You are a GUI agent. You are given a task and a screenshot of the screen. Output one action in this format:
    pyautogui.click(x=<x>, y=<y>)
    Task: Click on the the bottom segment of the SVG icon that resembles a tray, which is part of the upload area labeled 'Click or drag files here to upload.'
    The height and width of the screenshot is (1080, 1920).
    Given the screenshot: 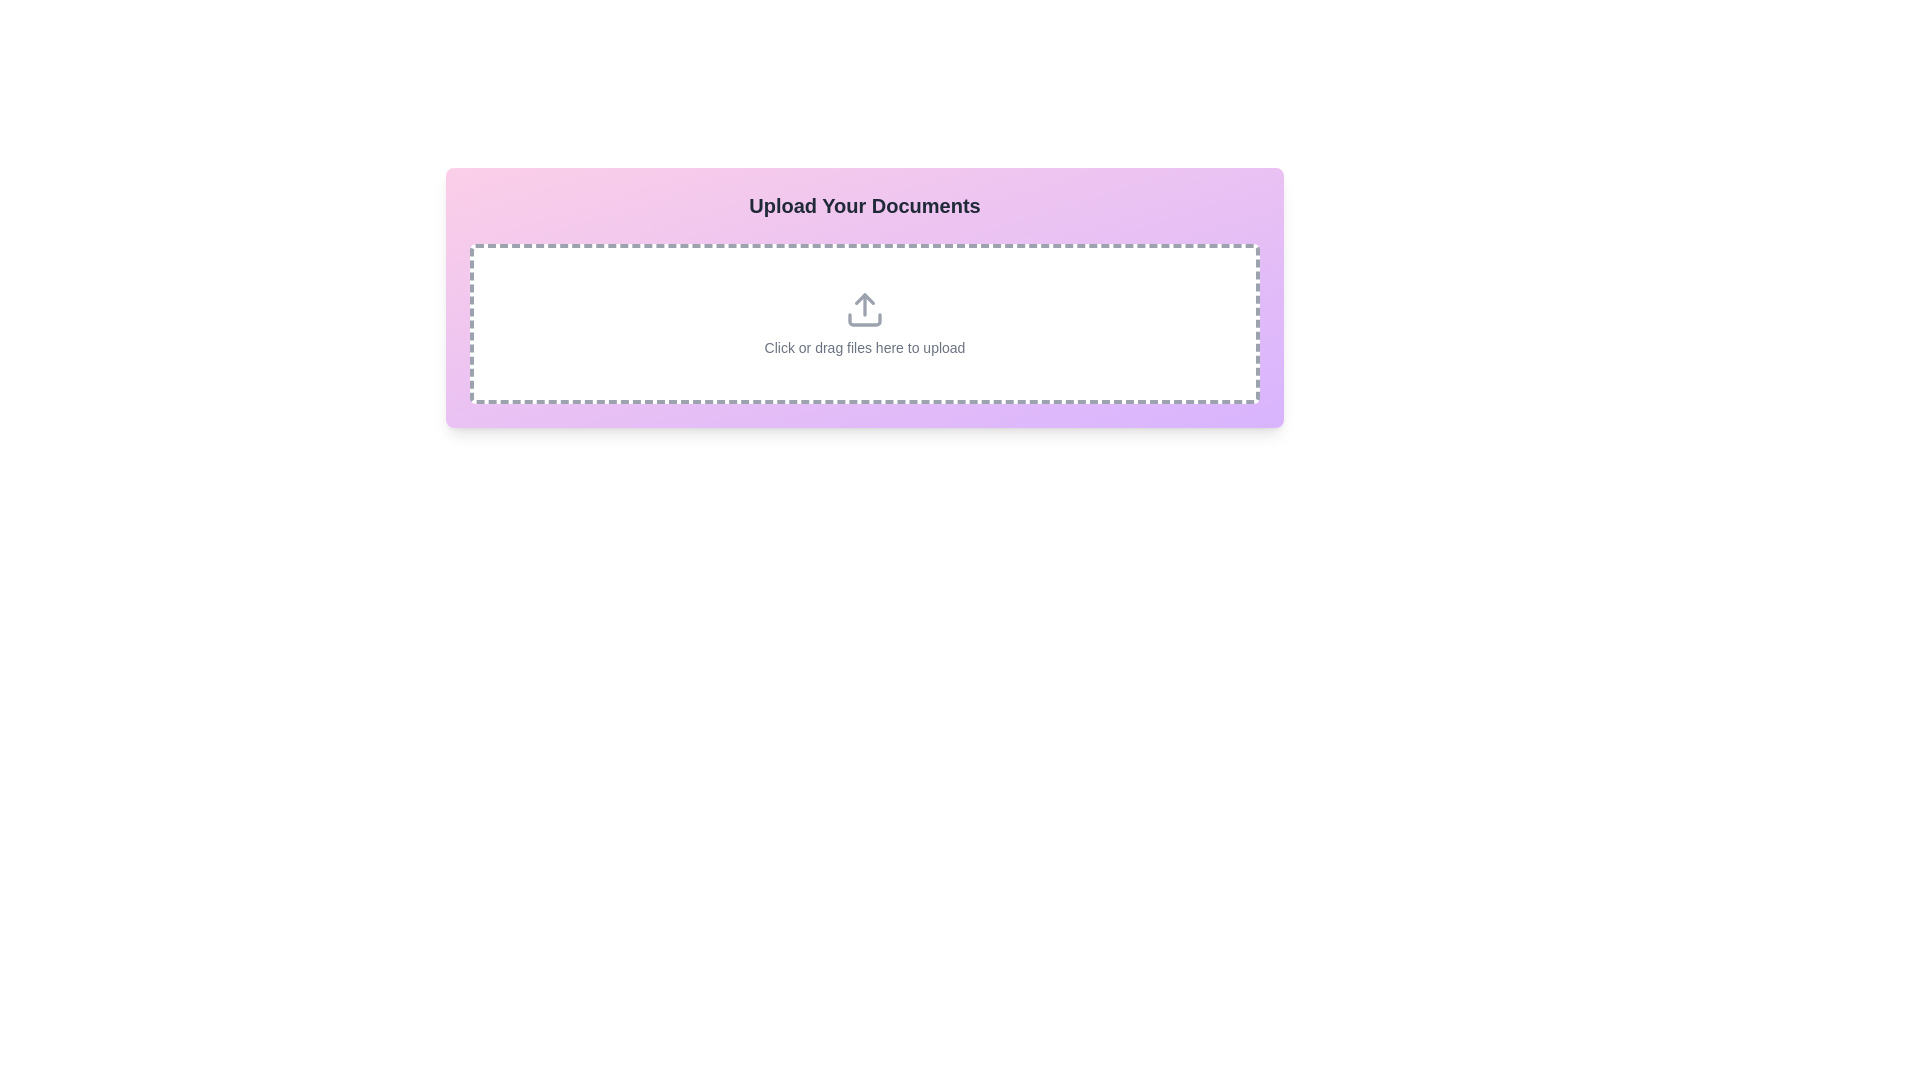 What is the action you would take?
    pyautogui.click(x=864, y=319)
    